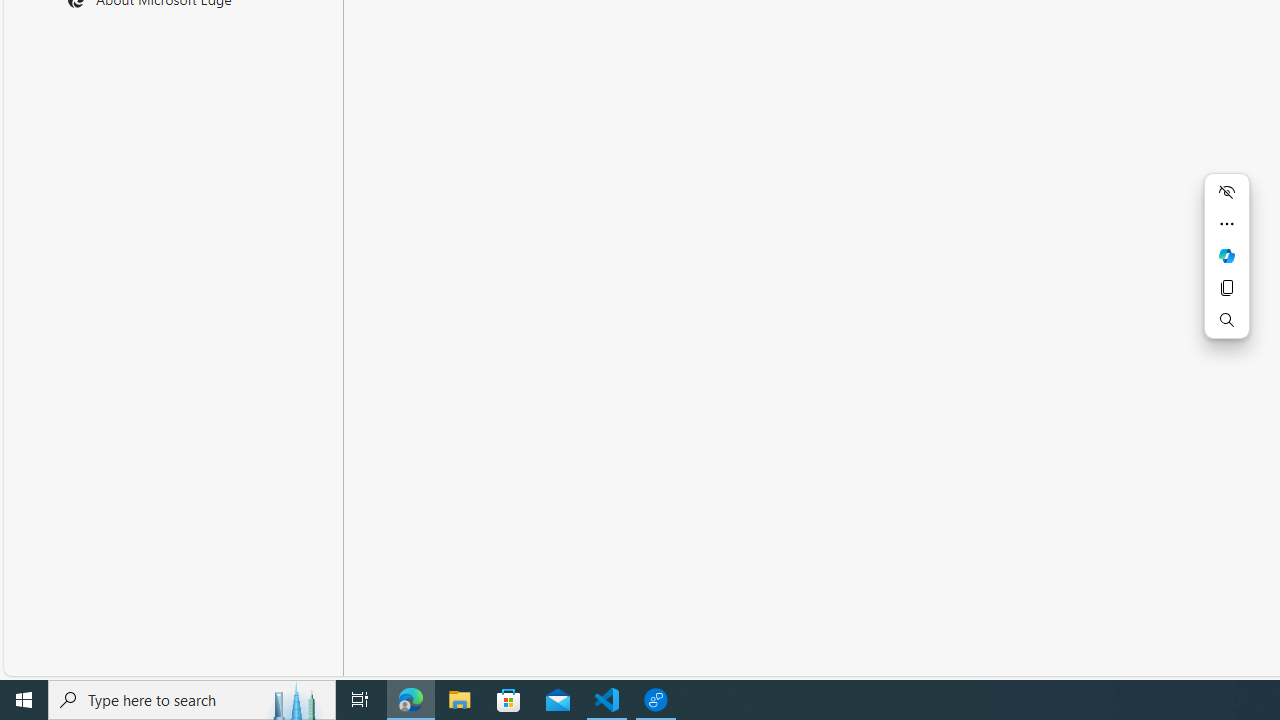  I want to click on 'Hide menu', so click(1225, 191).